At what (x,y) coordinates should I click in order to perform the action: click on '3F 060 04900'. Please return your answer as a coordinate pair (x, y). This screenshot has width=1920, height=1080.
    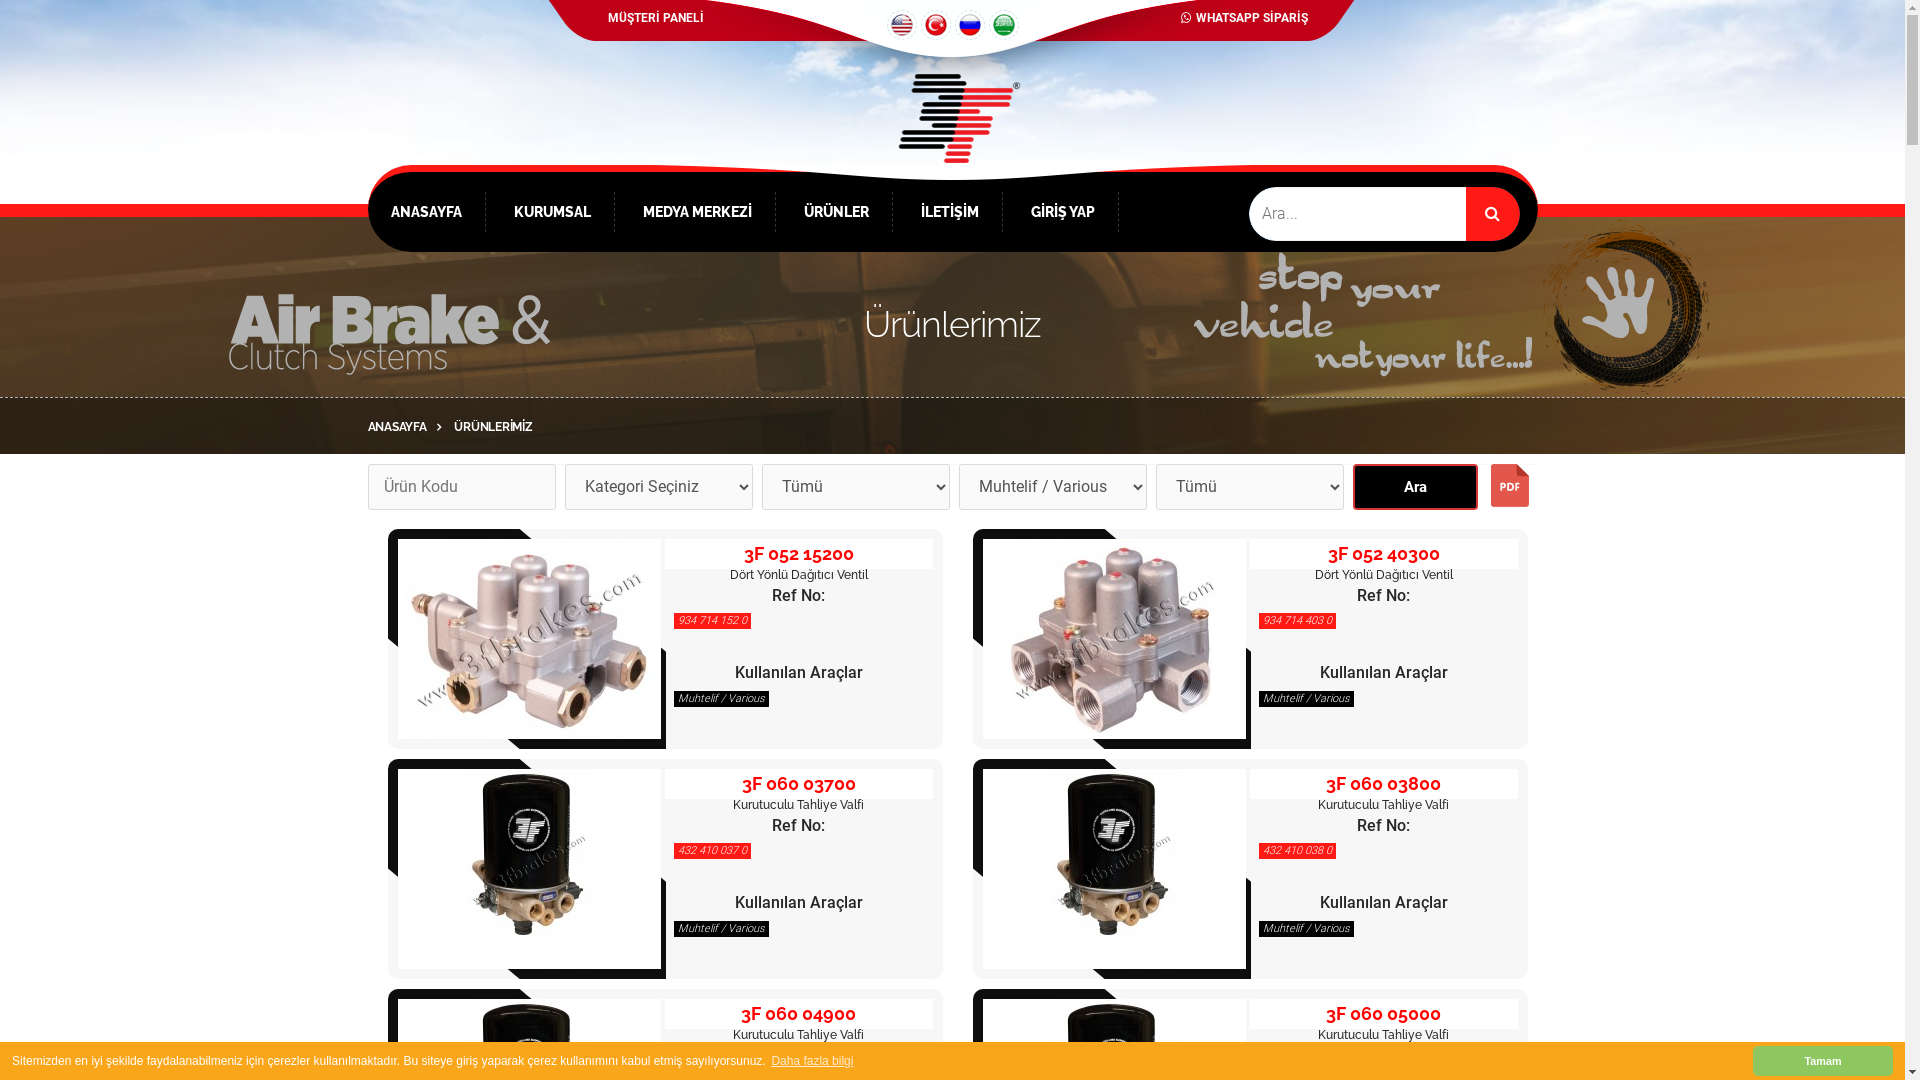
    Looking at the image, I should click on (797, 1014).